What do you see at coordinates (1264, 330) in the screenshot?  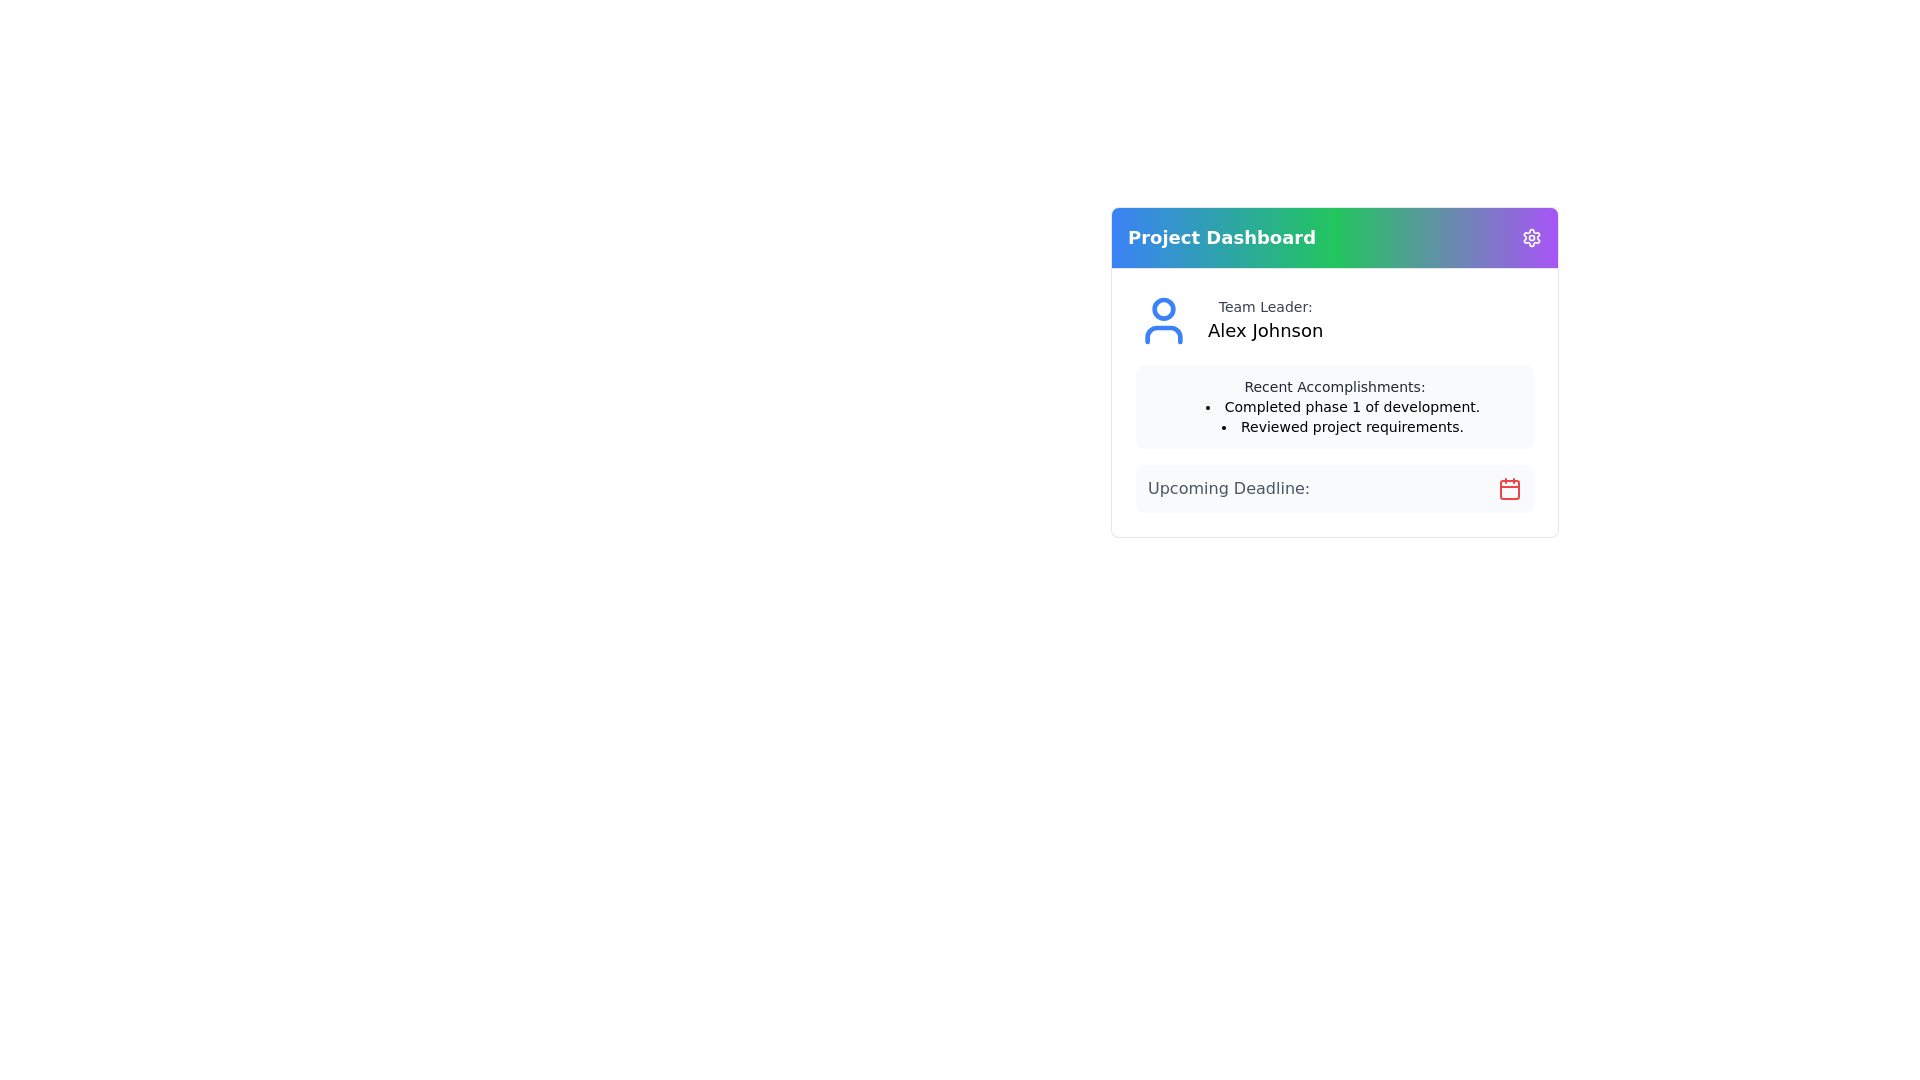 I see `the static text displaying the name 'Alex Johnson,' which identifies the Team Leader role in the Project Dashboard` at bounding box center [1264, 330].